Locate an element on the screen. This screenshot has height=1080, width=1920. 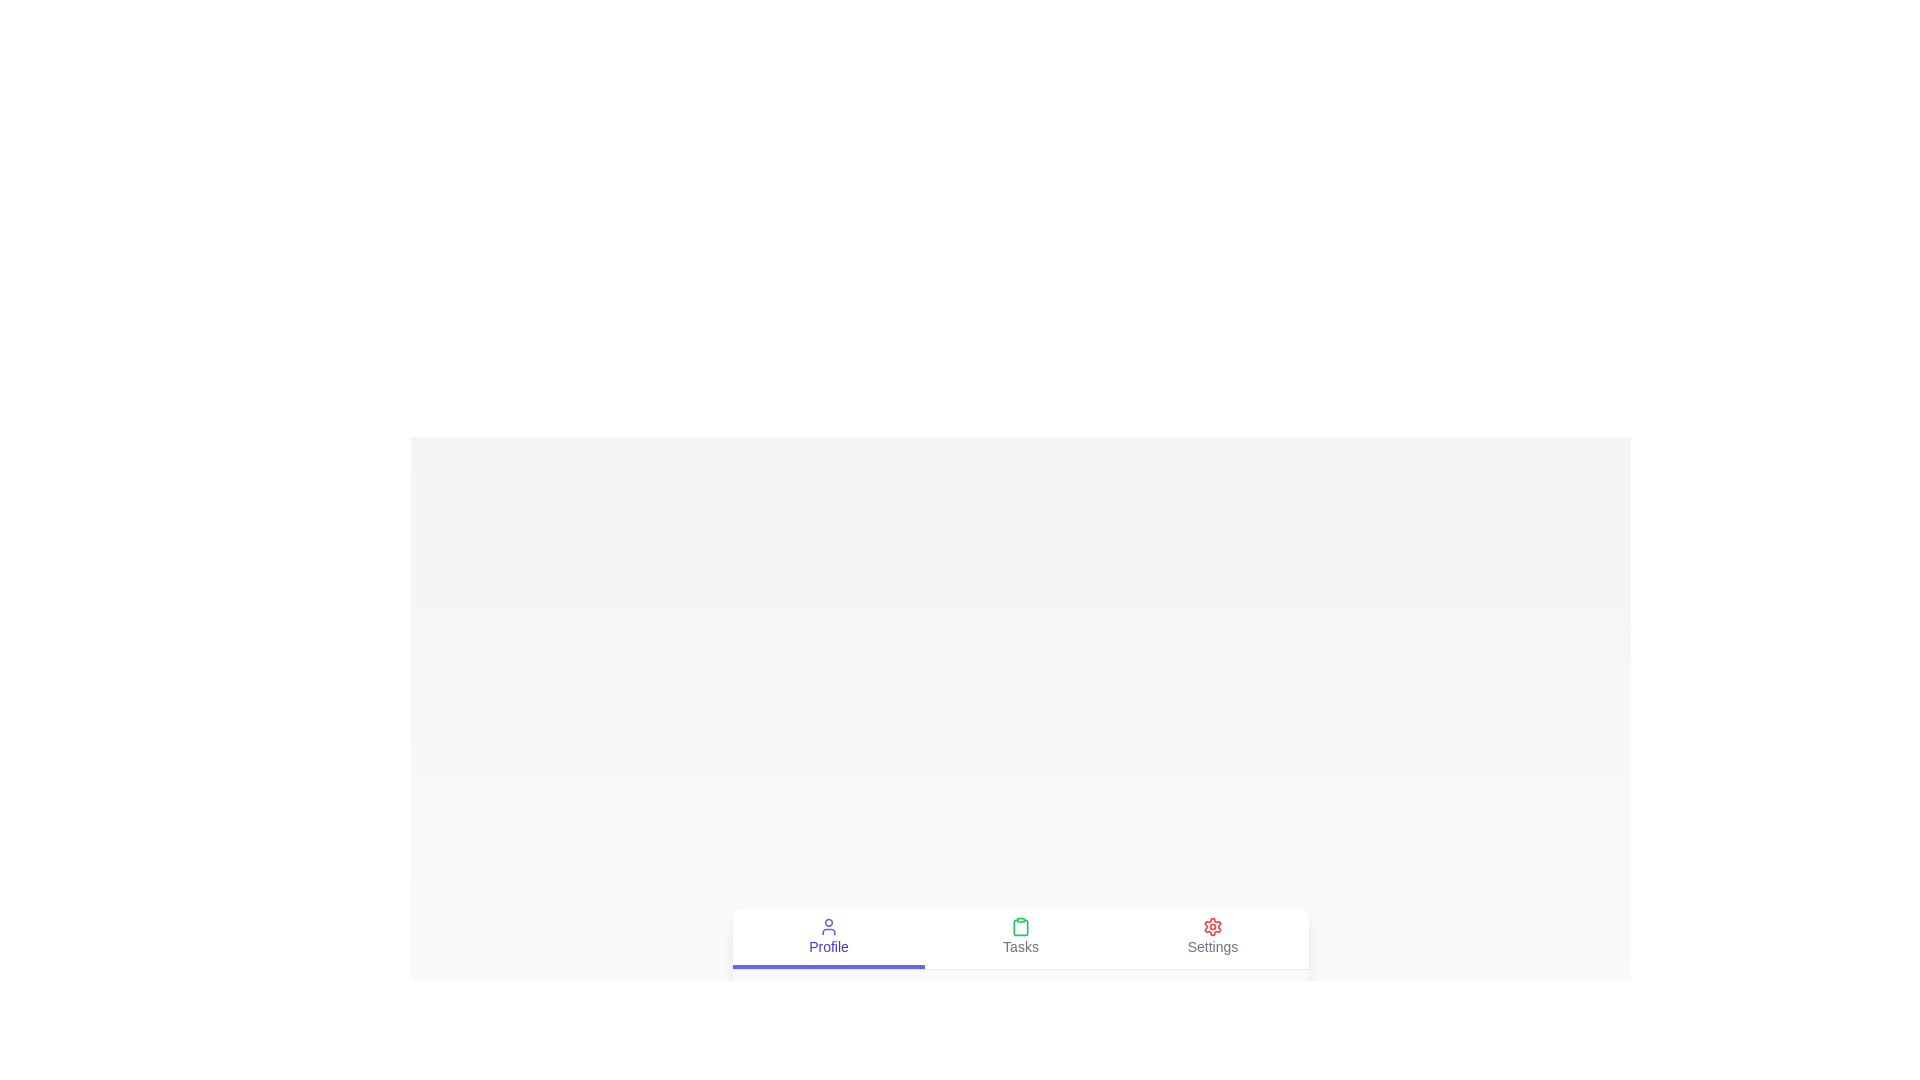
the tab labeled Profile by clicking on it is located at coordinates (829, 938).